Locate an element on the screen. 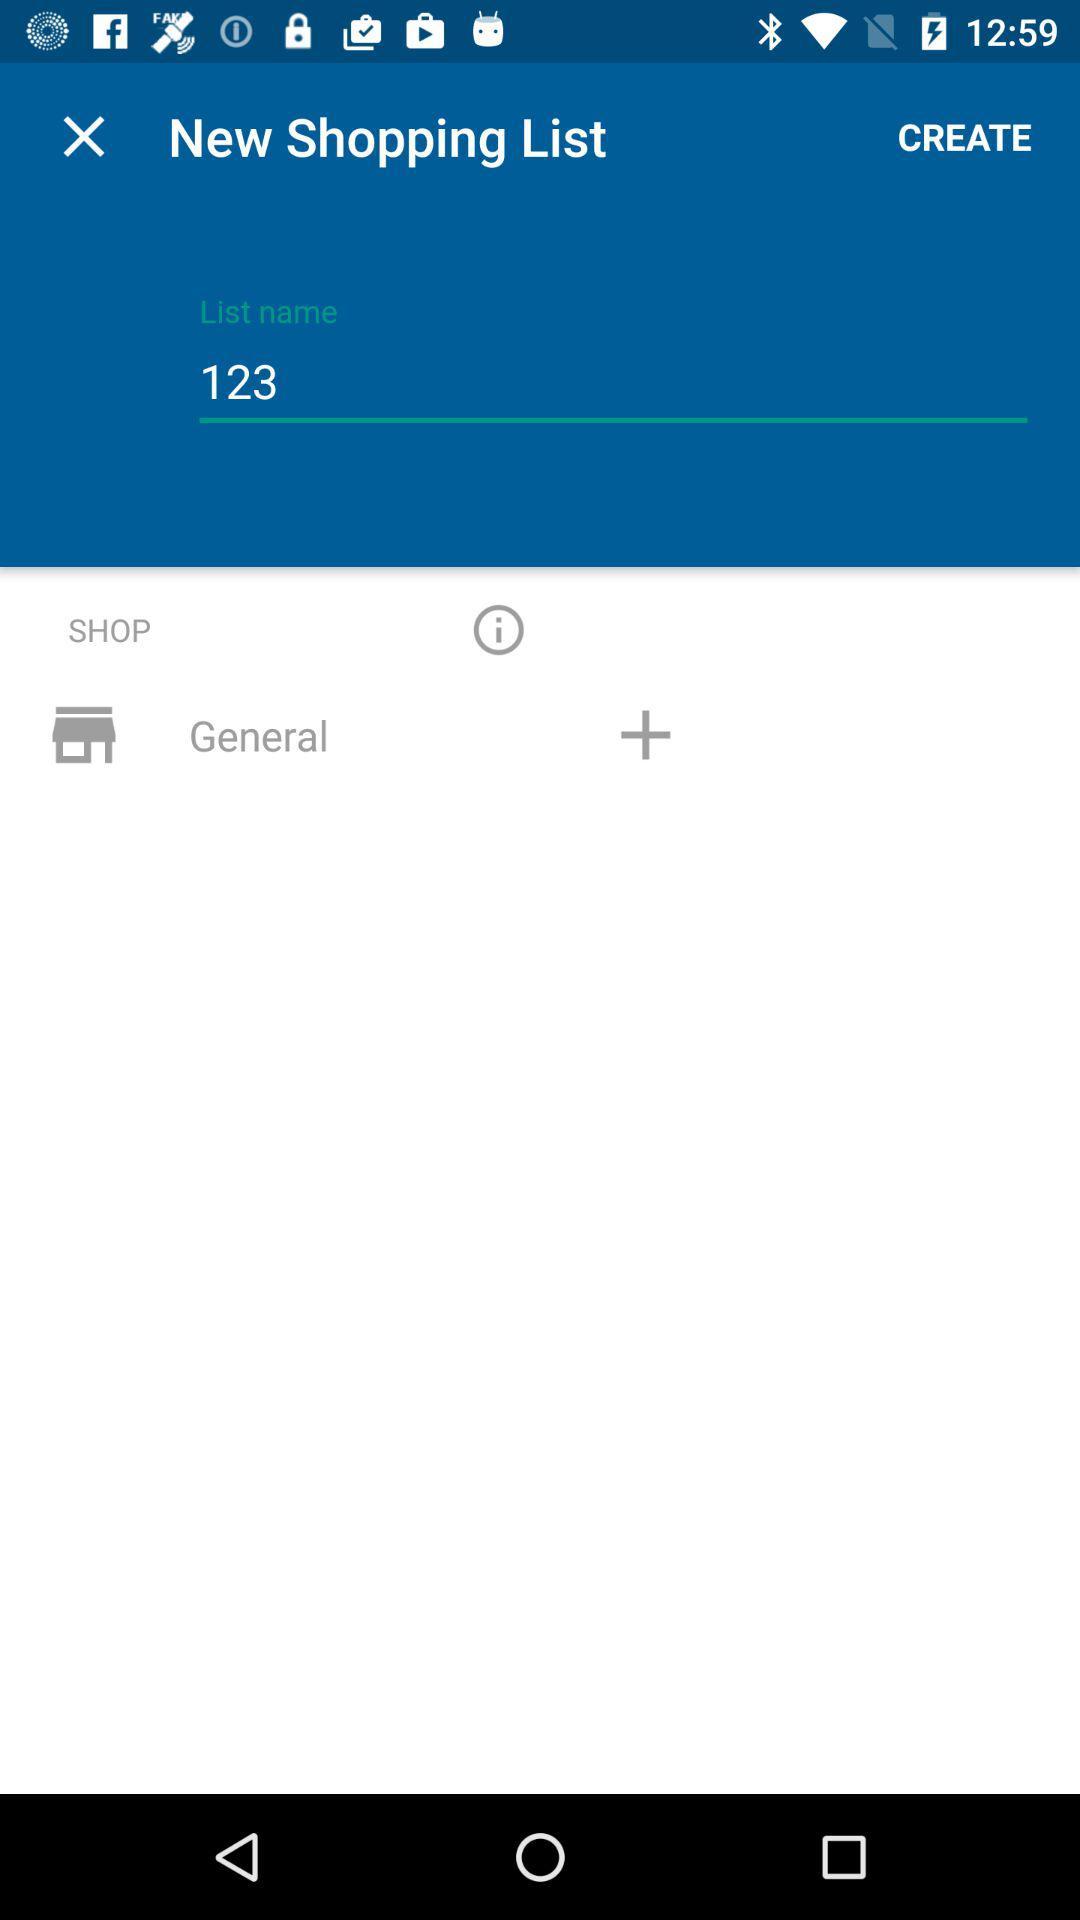 The width and height of the screenshot is (1080, 1920). app is located at coordinates (83, 135).